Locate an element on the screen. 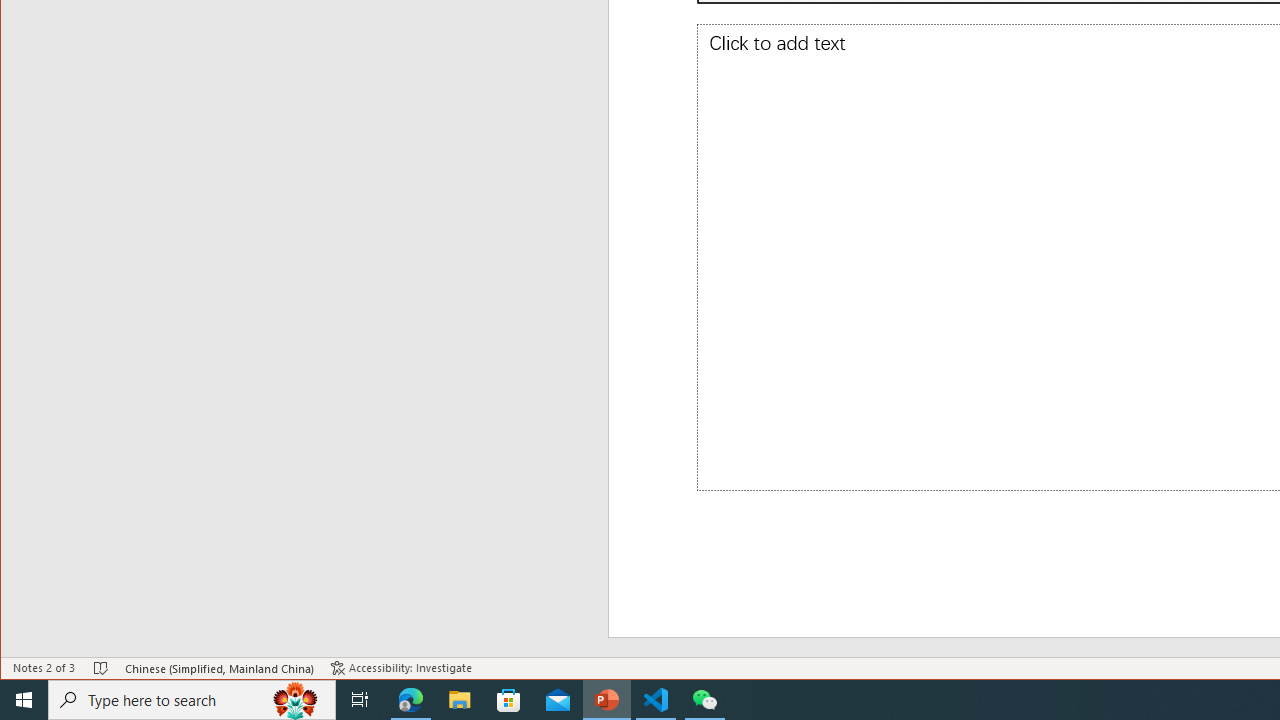  'WeChat - 1 running window' is located at coordinates (705, 698).